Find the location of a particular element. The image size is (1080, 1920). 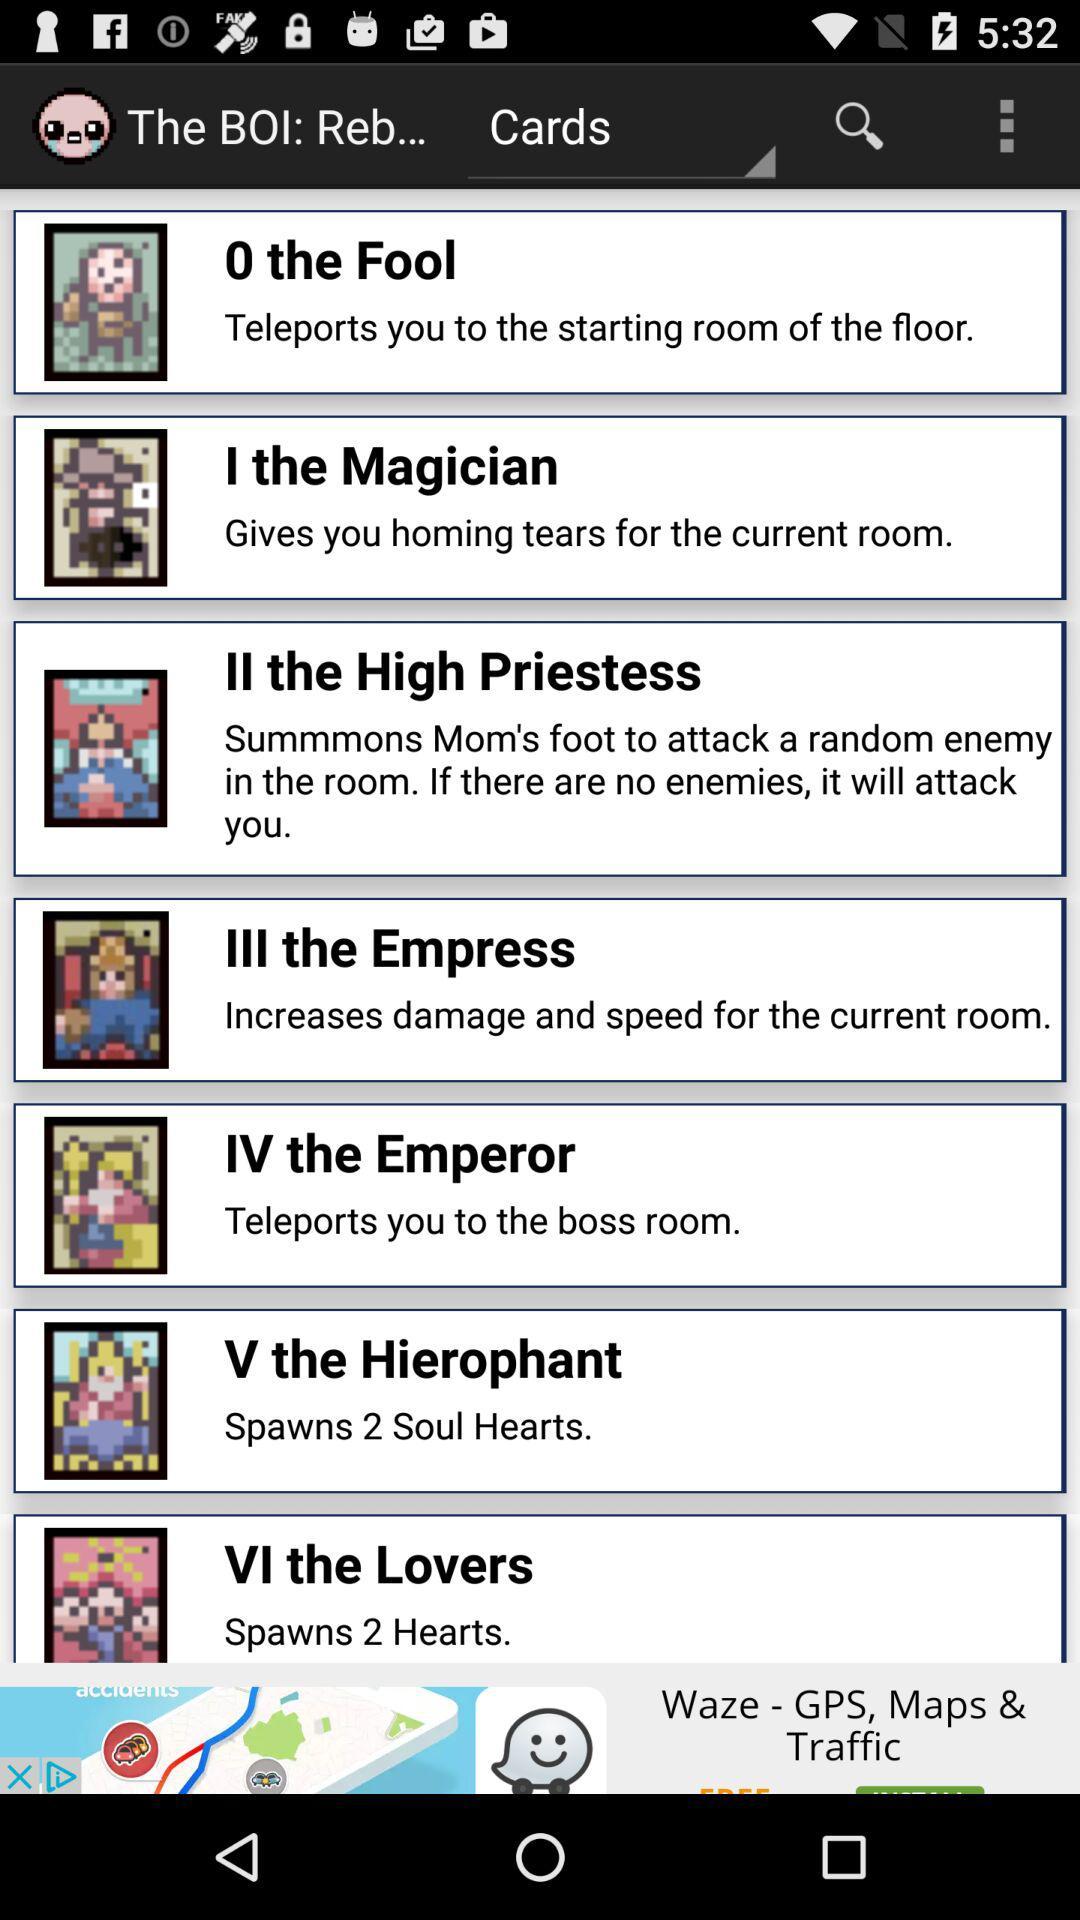

the image which is right to text iv the emperor is located at coordinates (105, 1195).